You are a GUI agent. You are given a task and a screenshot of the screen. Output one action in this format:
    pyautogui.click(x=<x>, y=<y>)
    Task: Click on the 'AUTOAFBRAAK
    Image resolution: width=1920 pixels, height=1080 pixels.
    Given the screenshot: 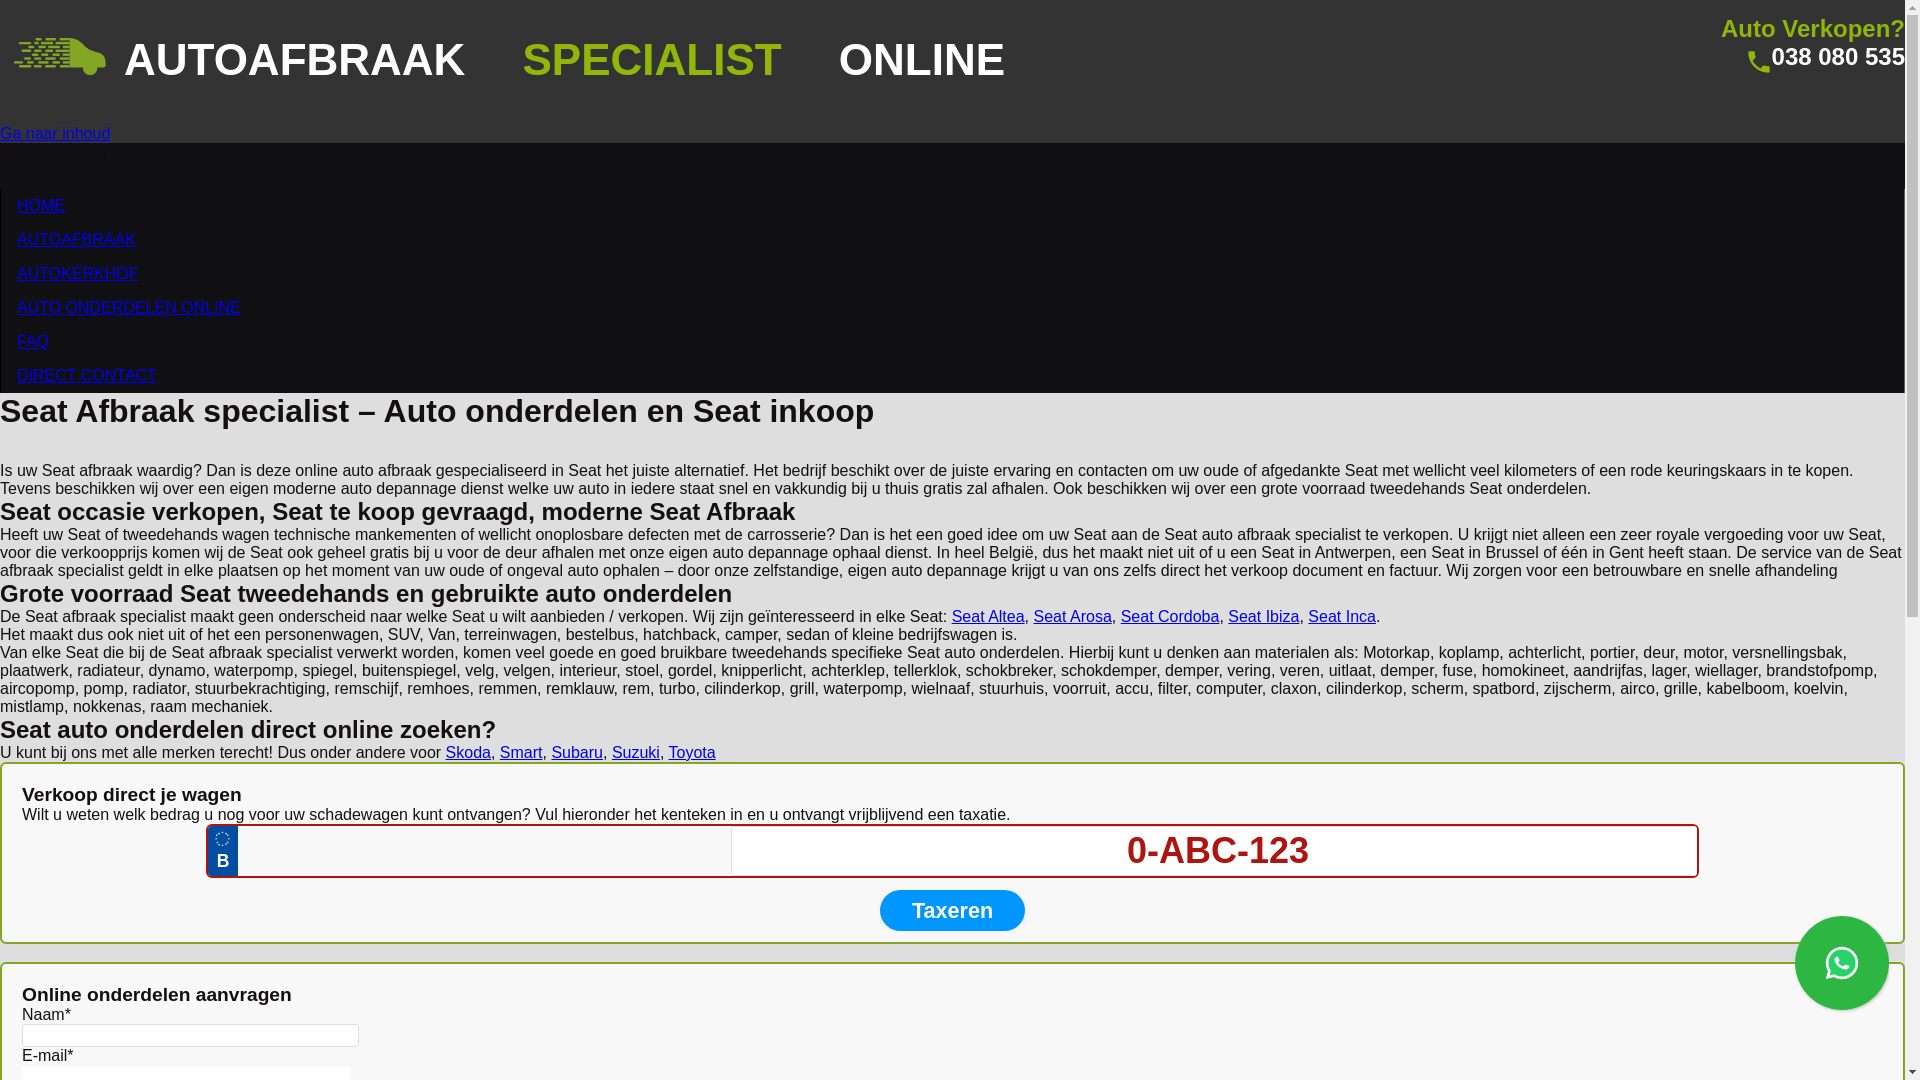 What is the action you would take?
    pyautogui.click(x=590, y=59)
    